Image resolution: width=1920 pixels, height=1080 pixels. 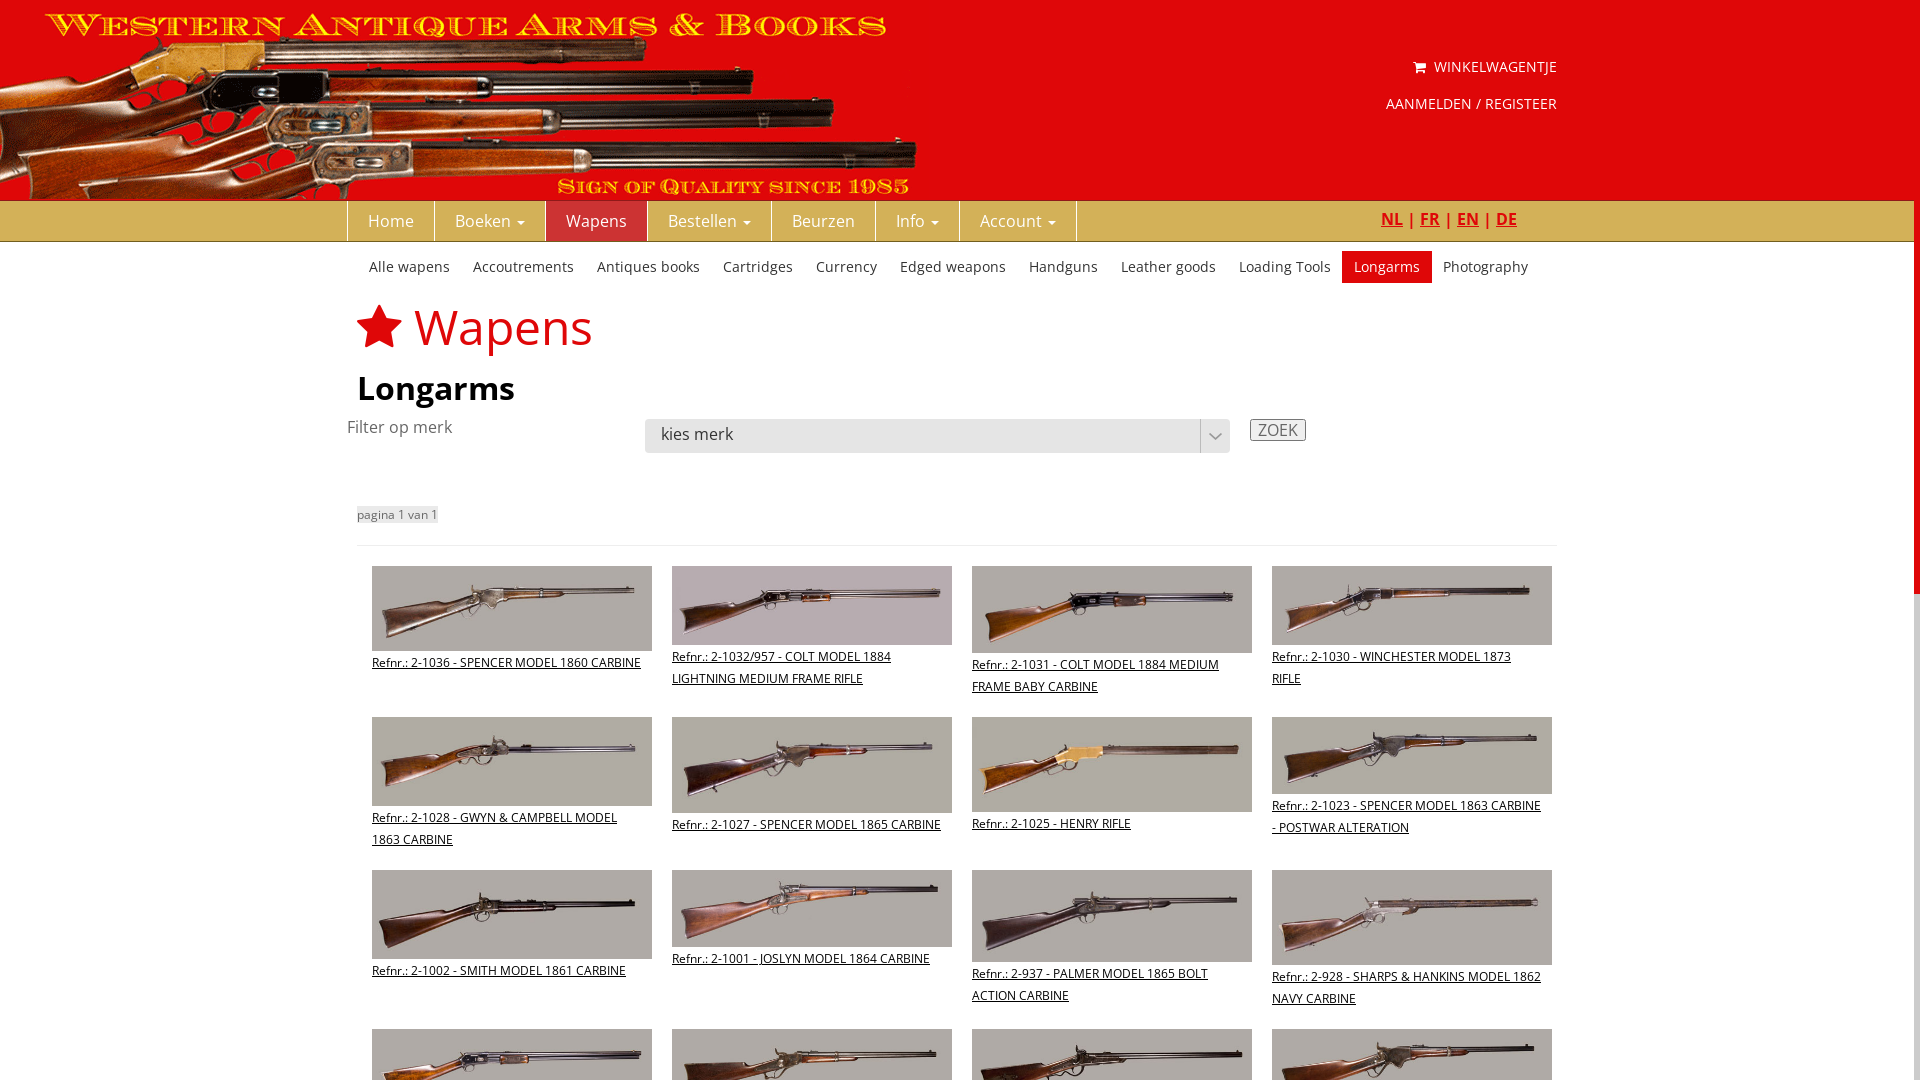 I want to click on 'Refnr.: 2-928 - SHARPS & HANKINS MODEL 1862 NAVY CARBINE', so click(x=1410, y=956).